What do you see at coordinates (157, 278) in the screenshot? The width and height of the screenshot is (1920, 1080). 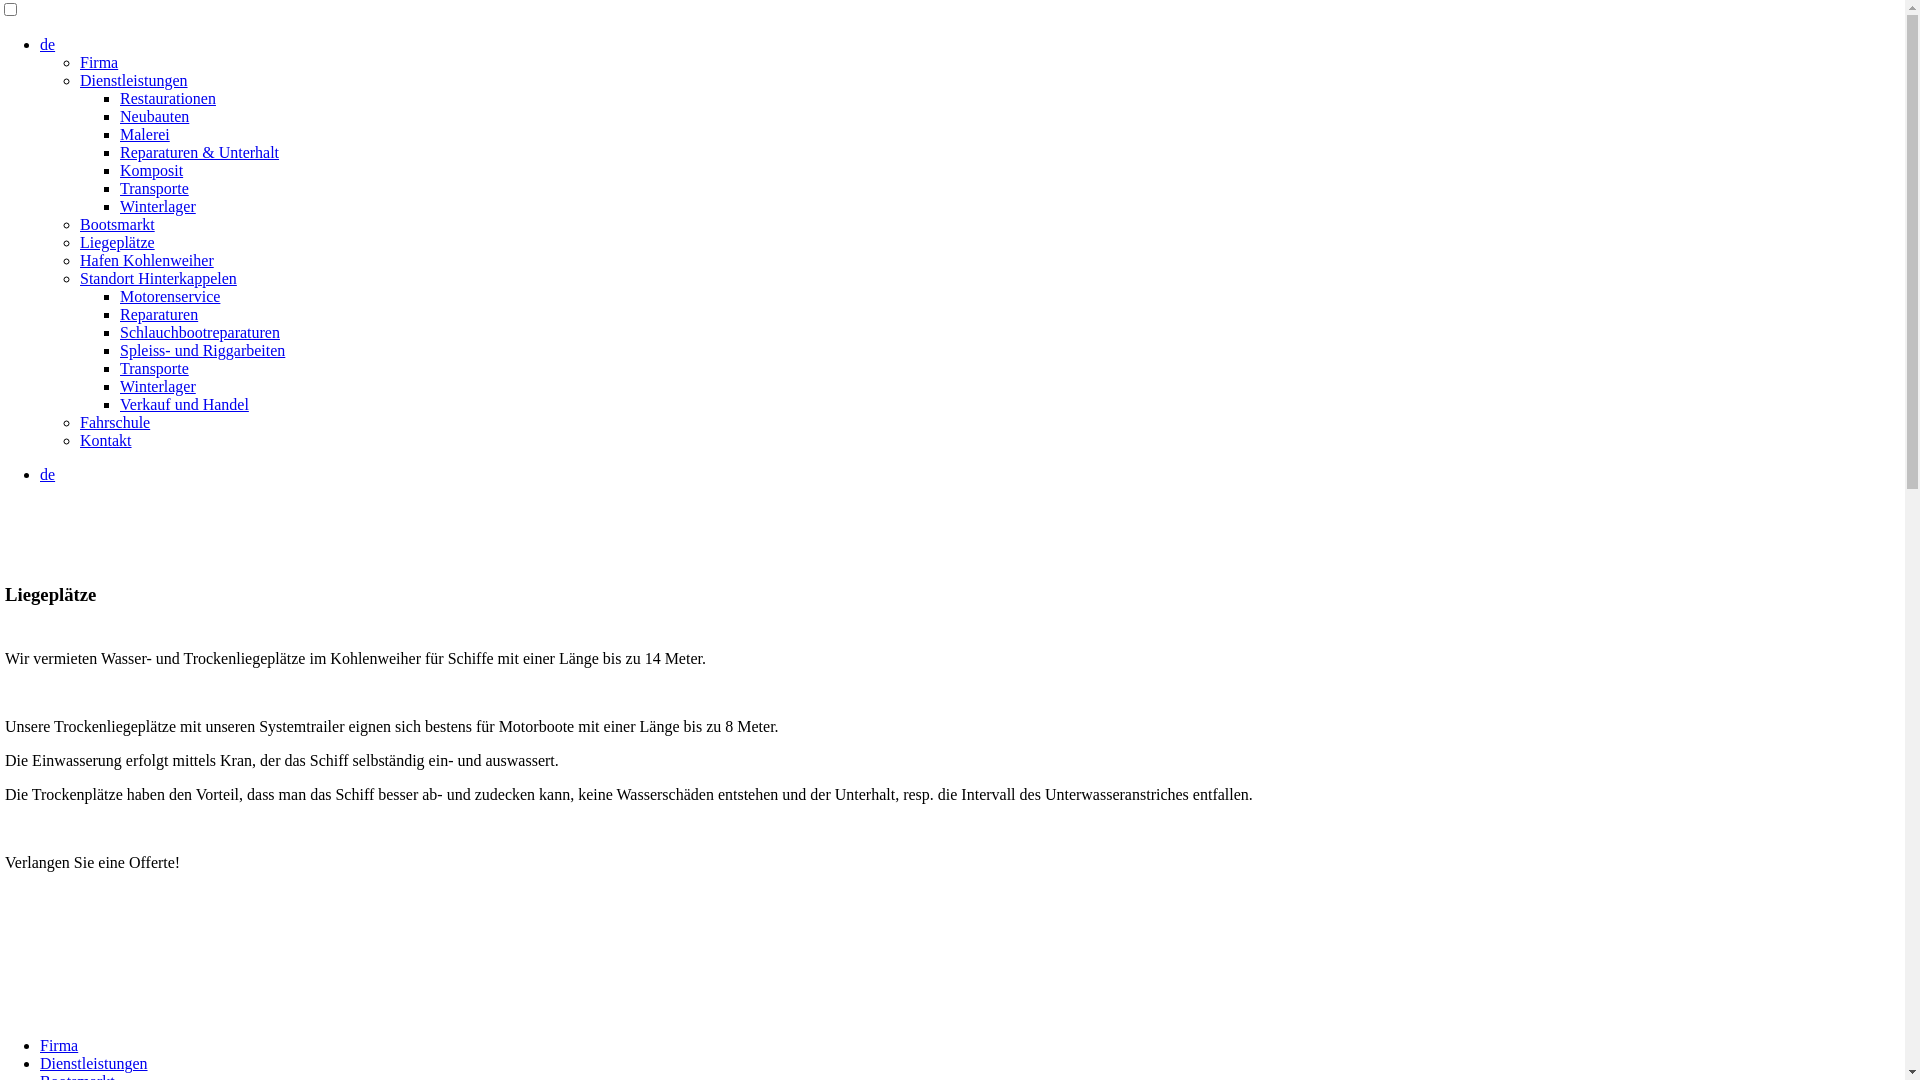 I see `'Standort Hinterkappelen'` at bounding box center [157, 278].